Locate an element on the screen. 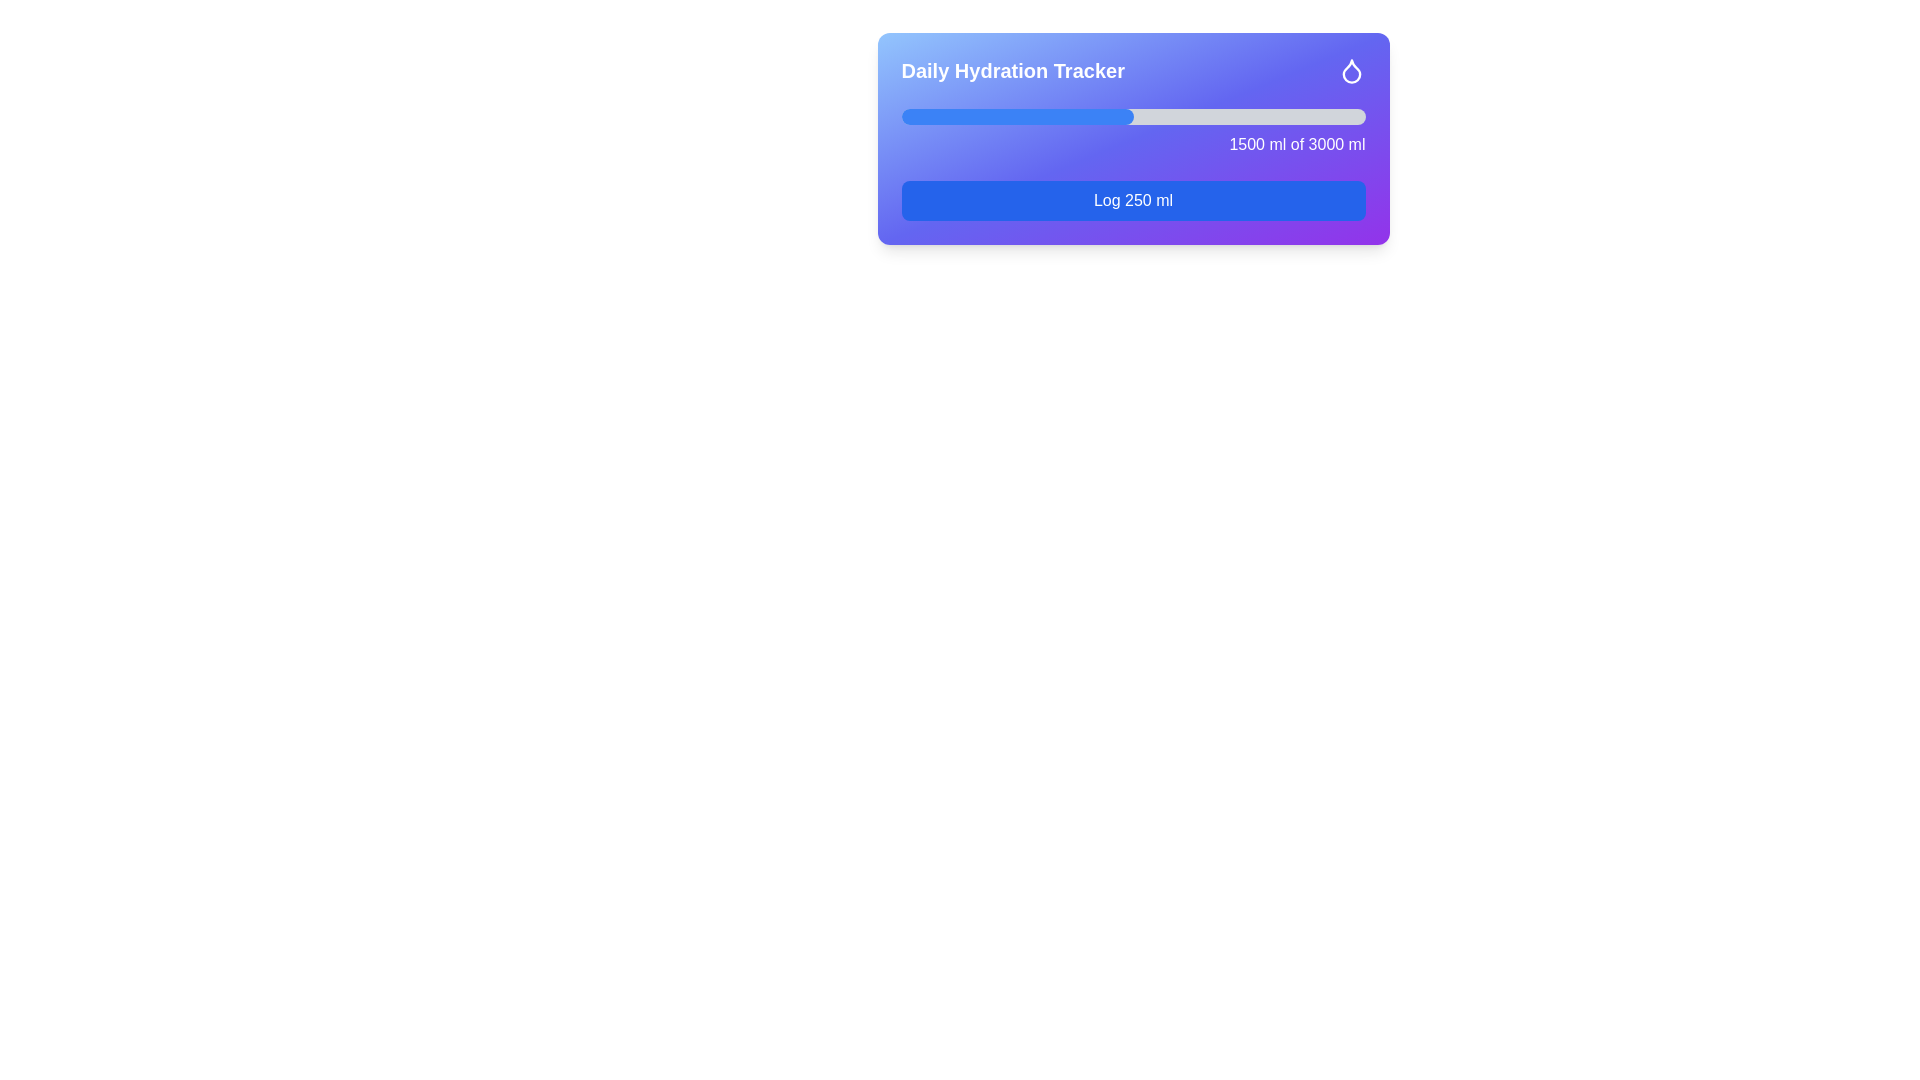 This screenshot has height=1080, width=1920. the vibrant blue button labeled 'Log 250 ml', which is located at the bottom of the 'Daily Hydration Tracker' widget is located at coordinates (1133, 200).